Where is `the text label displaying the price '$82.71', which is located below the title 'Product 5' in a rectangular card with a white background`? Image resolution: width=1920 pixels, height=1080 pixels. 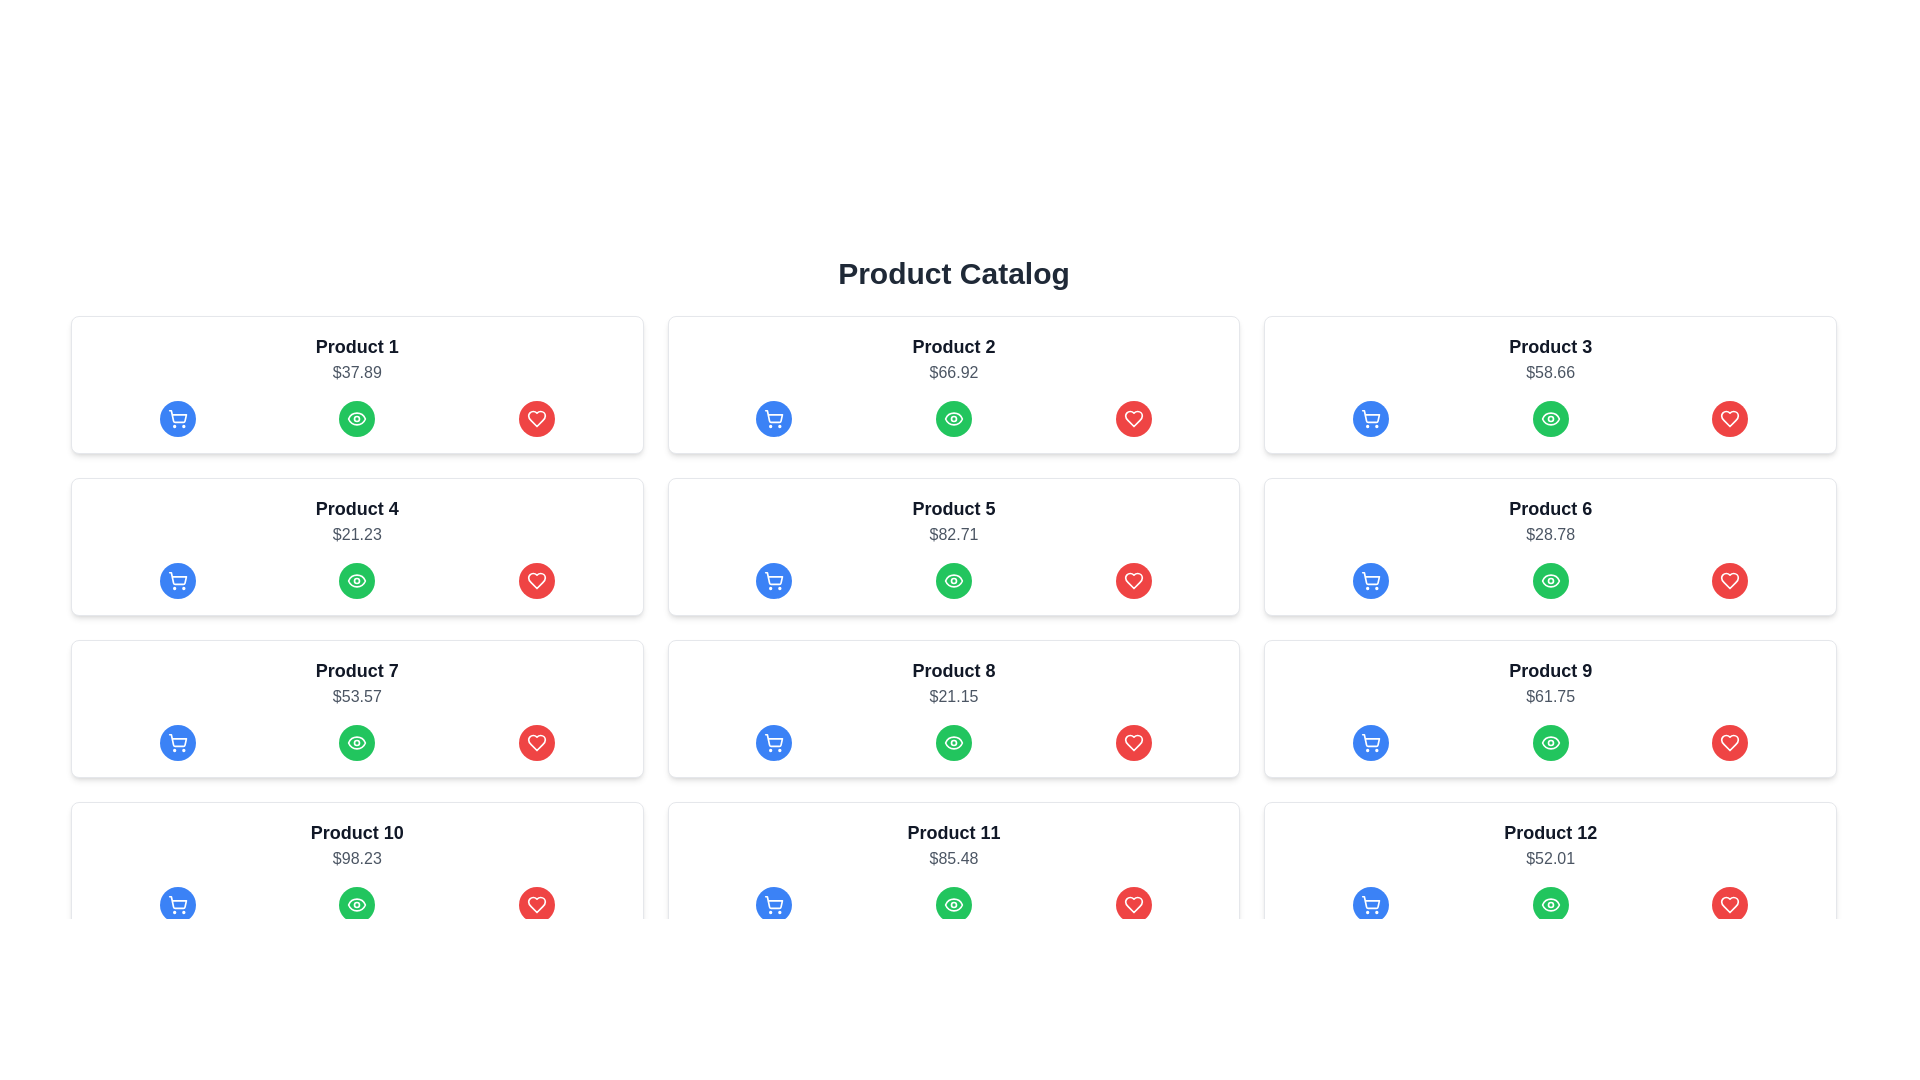 the text label displaying the price '$82.71', which is located below the title 'Product 5' in a rectangular card with a white background is located at coordinates (953, 534).